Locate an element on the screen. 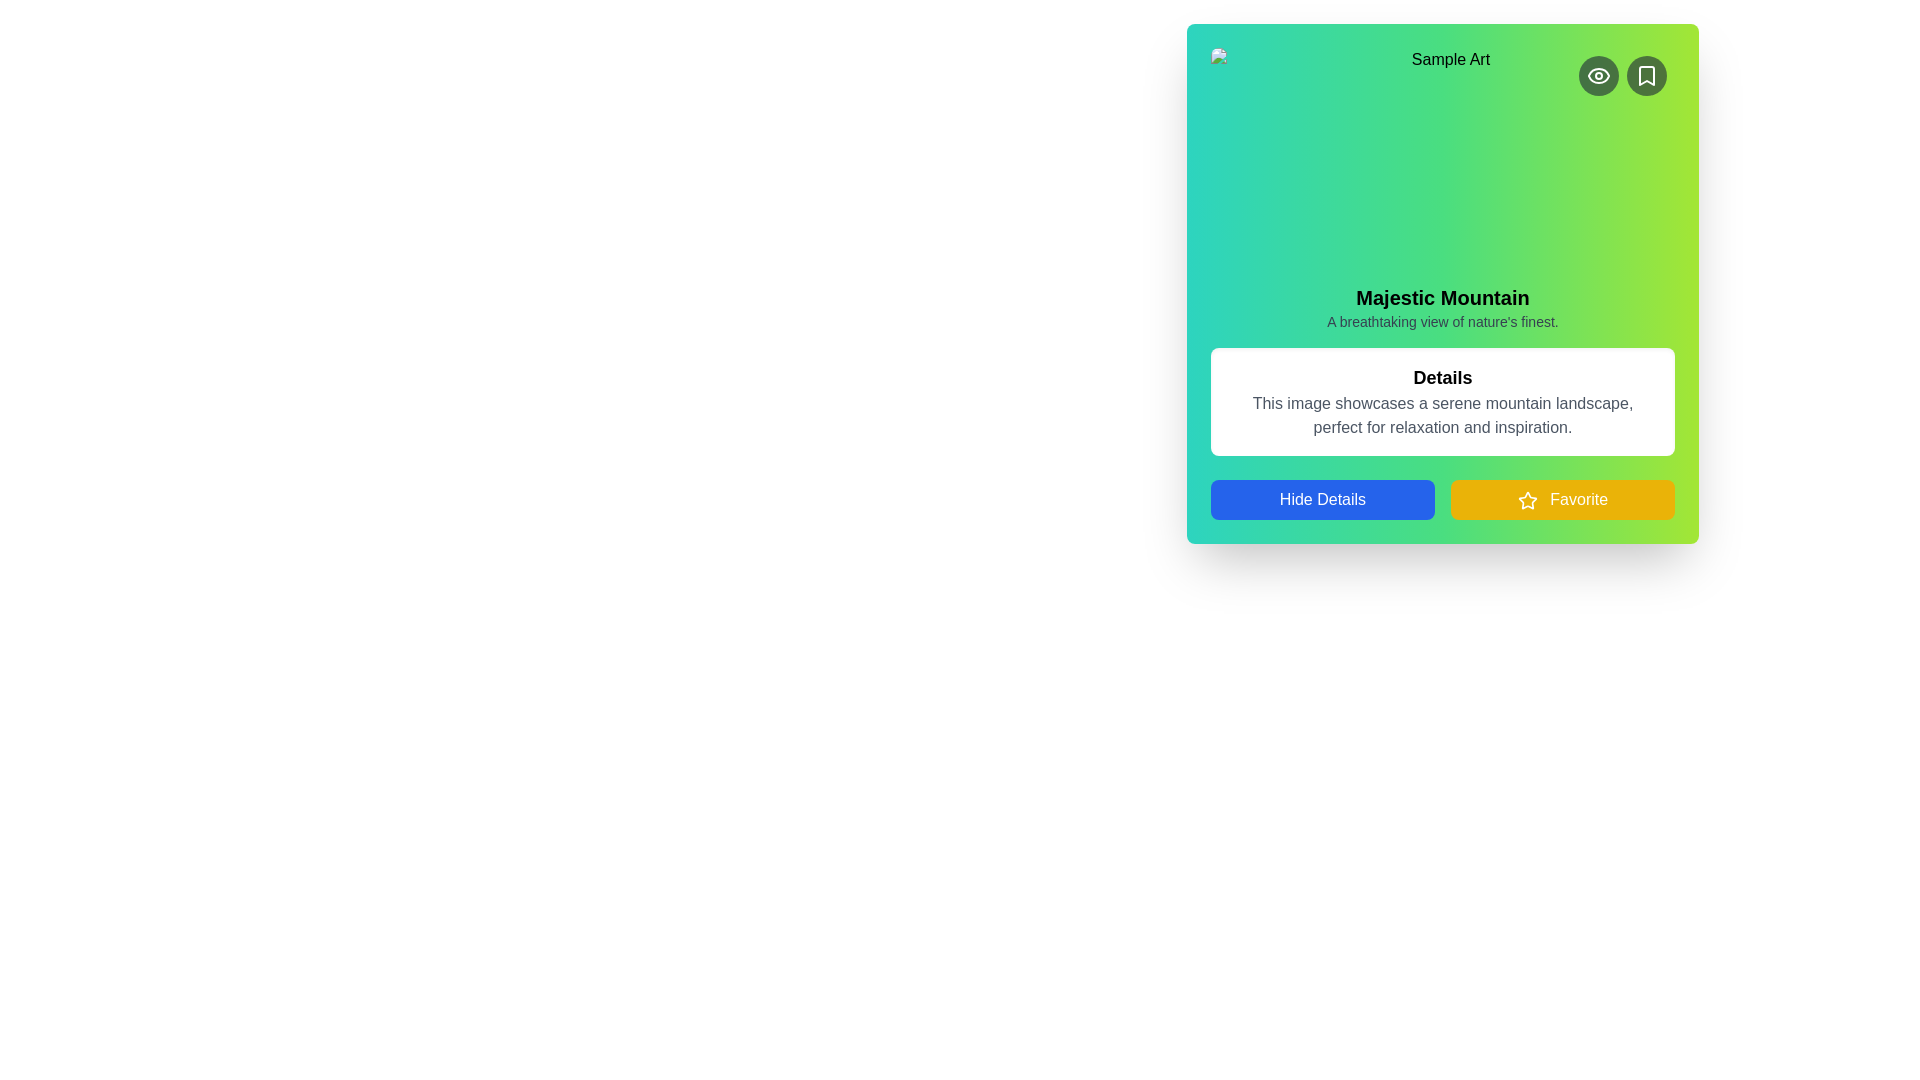  the visibility icon button located at the top-right corner of the card interface, next to the 'Sample Art' title is located at coordinates (1597, 75).